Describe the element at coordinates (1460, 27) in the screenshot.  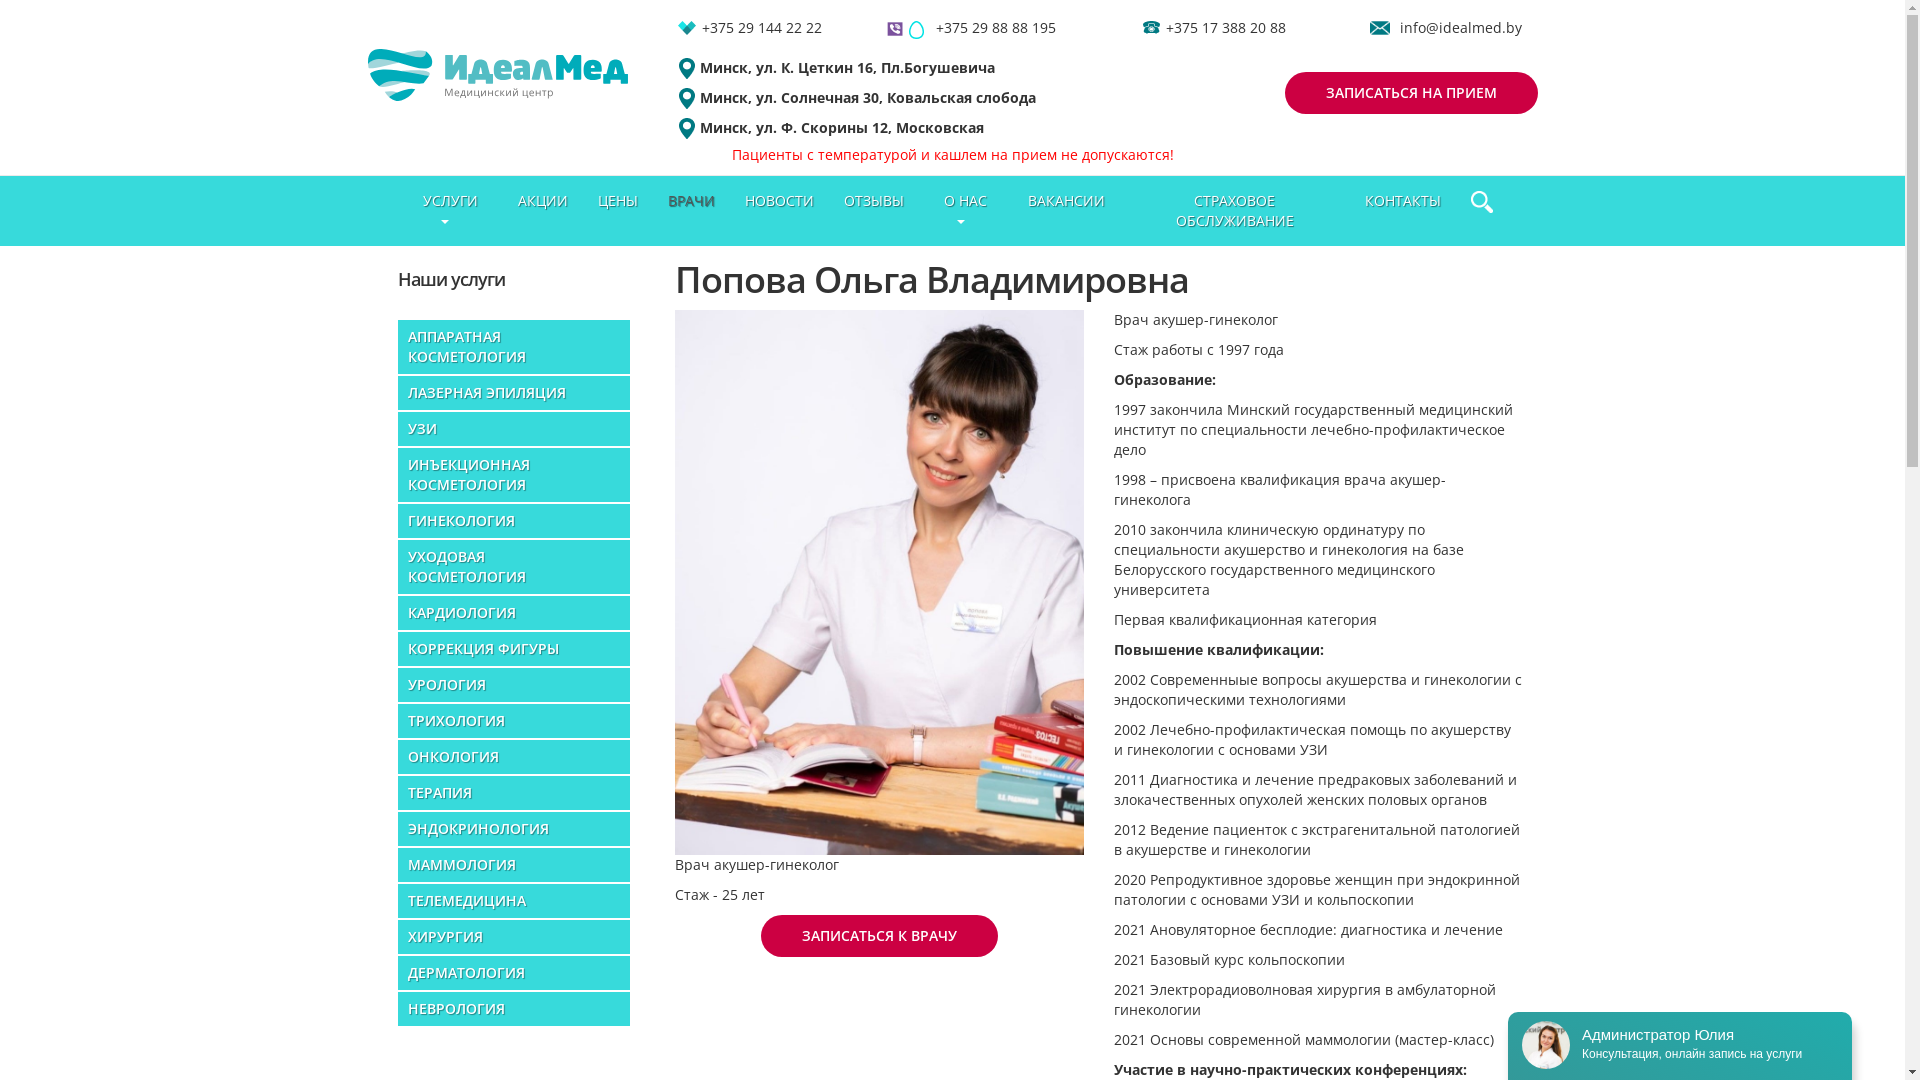
I see `'info@idealmed.by'` at that location.